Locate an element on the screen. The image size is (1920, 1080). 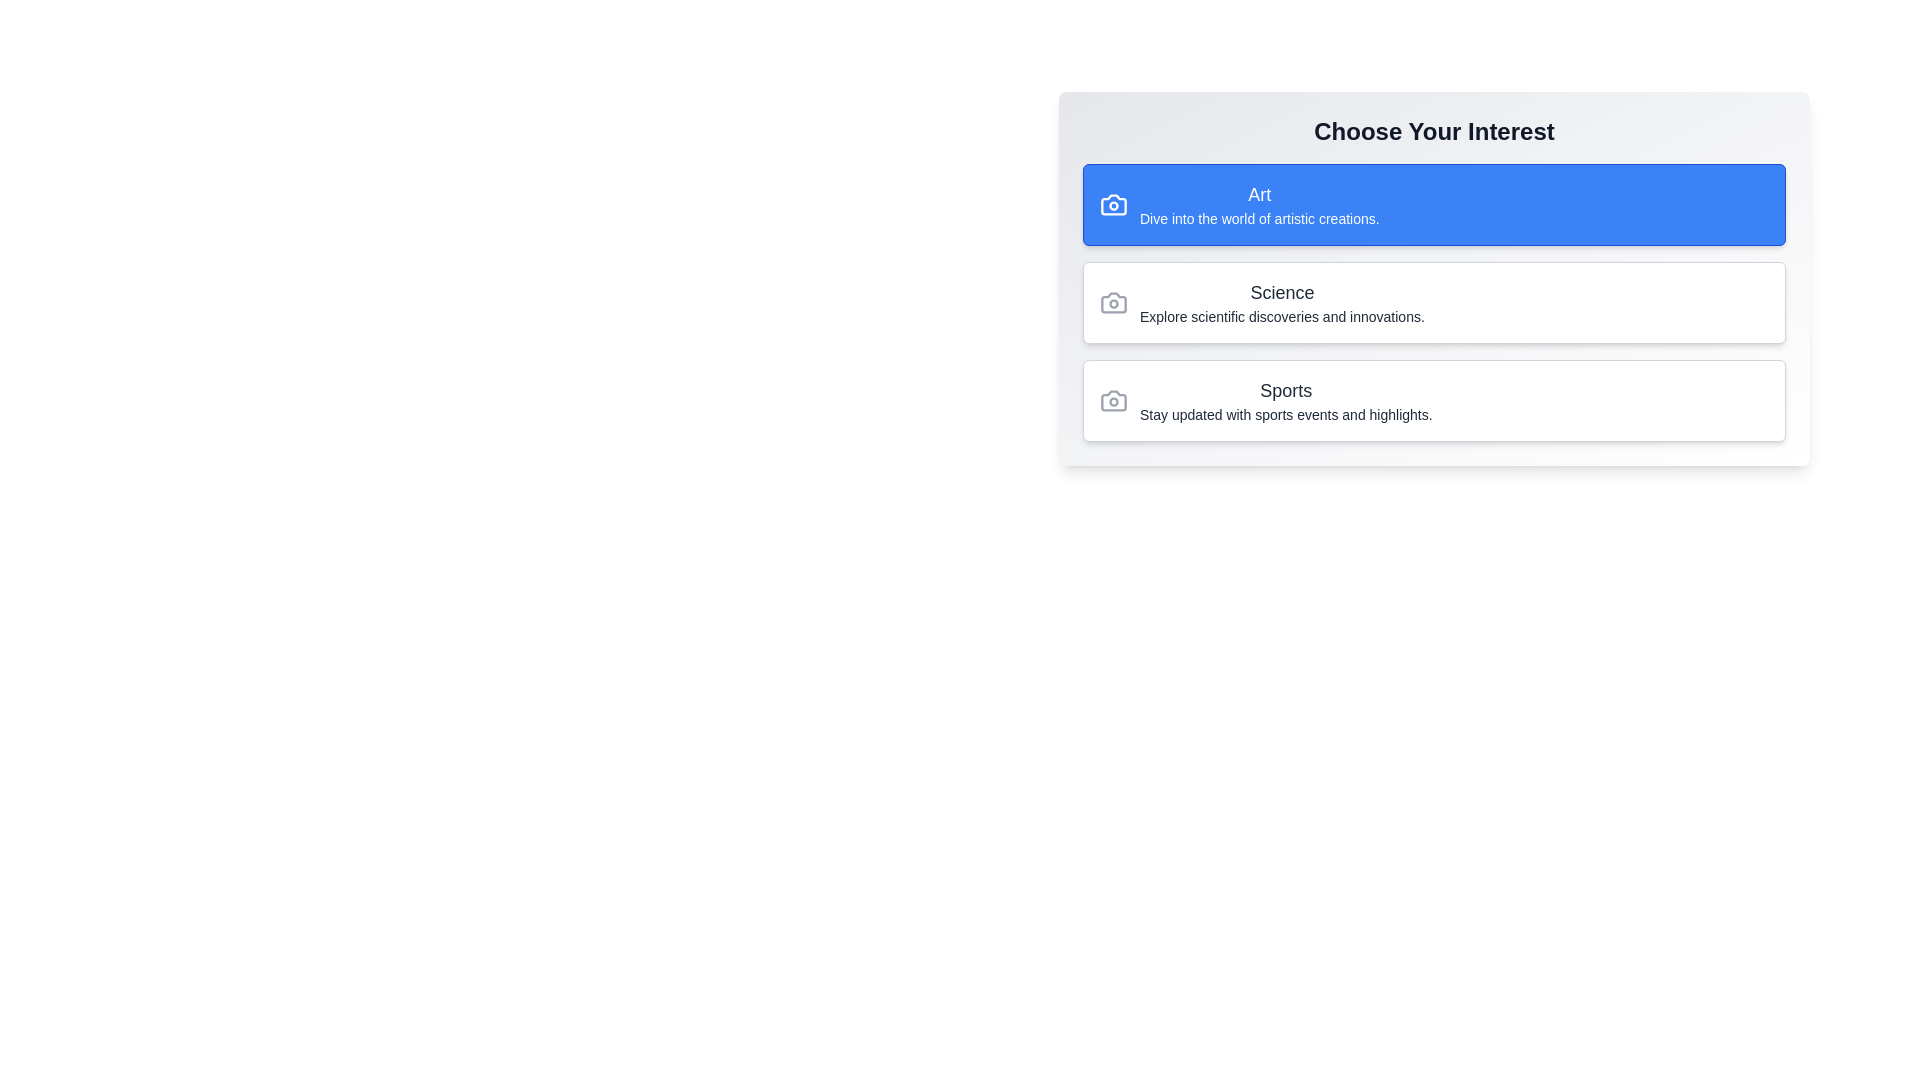
the text label 'Art', which is styled in bold and located at the top of the options list within a blue rectangular section is located at coordinates (1258, 195).